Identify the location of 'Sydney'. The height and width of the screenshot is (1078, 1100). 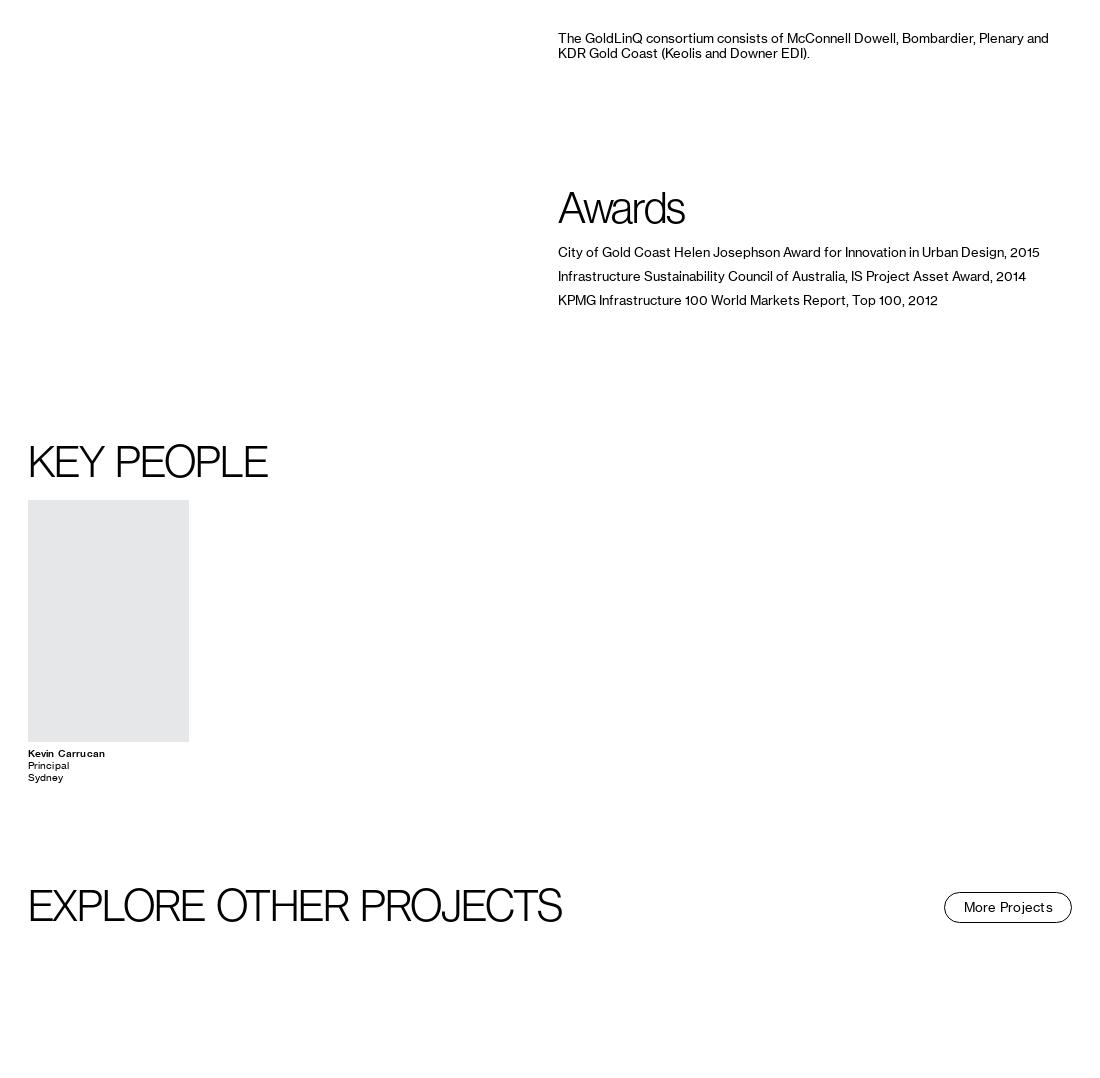
(43, 776).